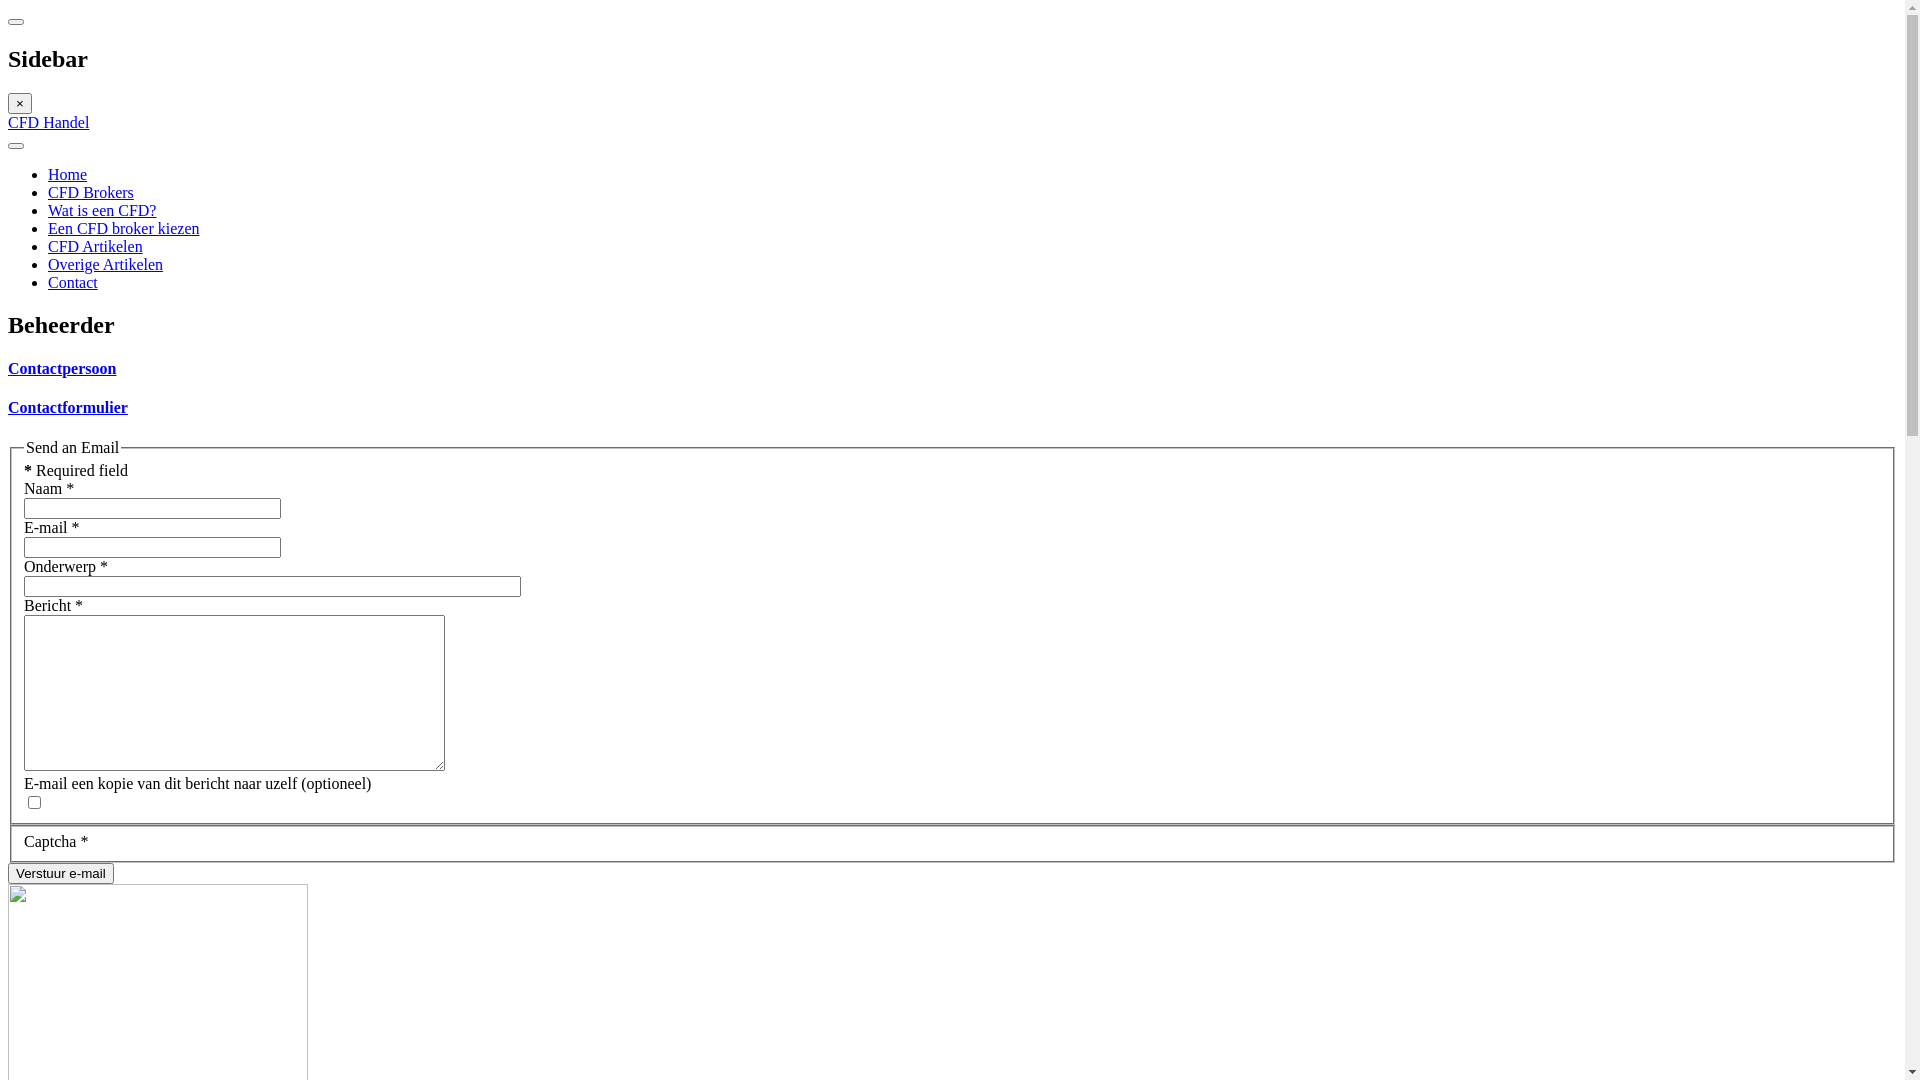 Image resolution: width=1920 pixels, height=1080 pixels. Describe the element at coordinates (61, 872) in the screenshot. I see `'Verstuur e-mail'` at that location.